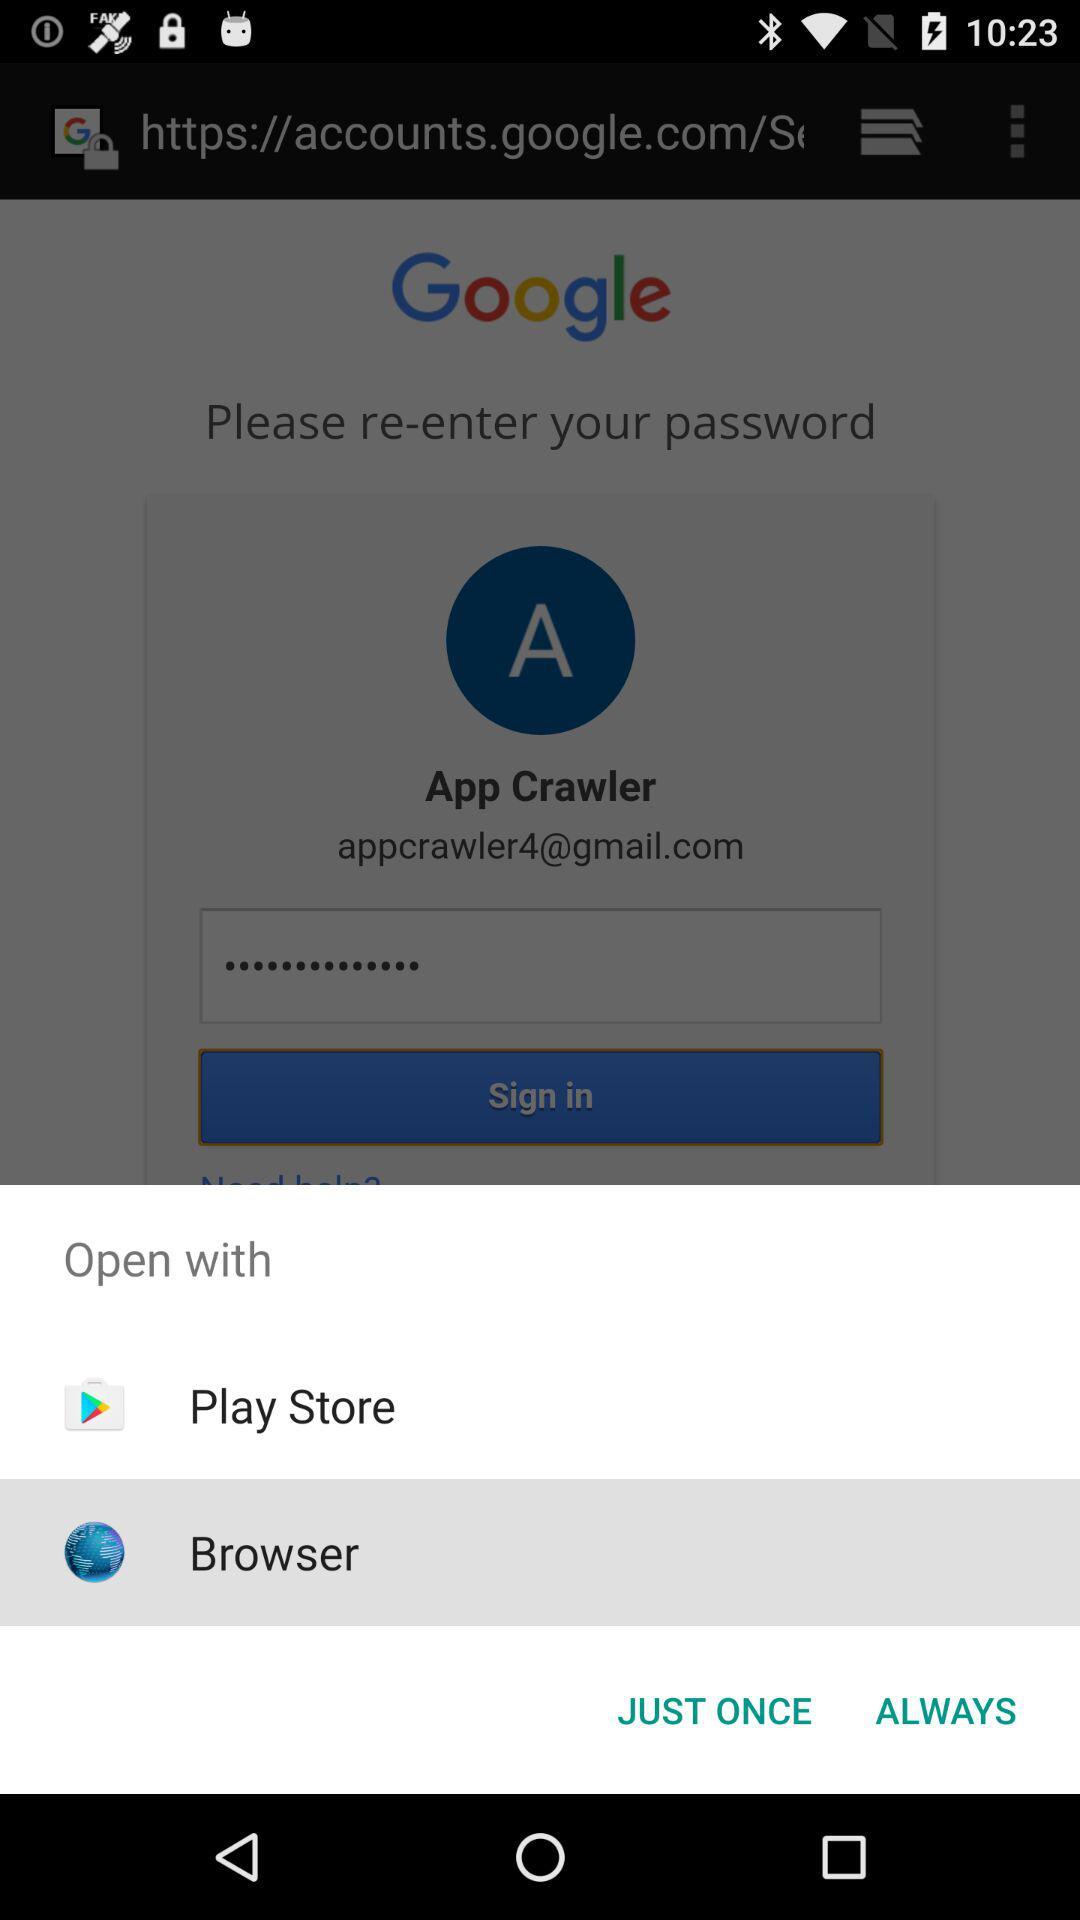 Image resolution: width=1080 pixels, height=1920 pixels. What do you see at coordinates (945, 1708) in the screenshot?
I see `the always item` at bounding box center [945, 1708].